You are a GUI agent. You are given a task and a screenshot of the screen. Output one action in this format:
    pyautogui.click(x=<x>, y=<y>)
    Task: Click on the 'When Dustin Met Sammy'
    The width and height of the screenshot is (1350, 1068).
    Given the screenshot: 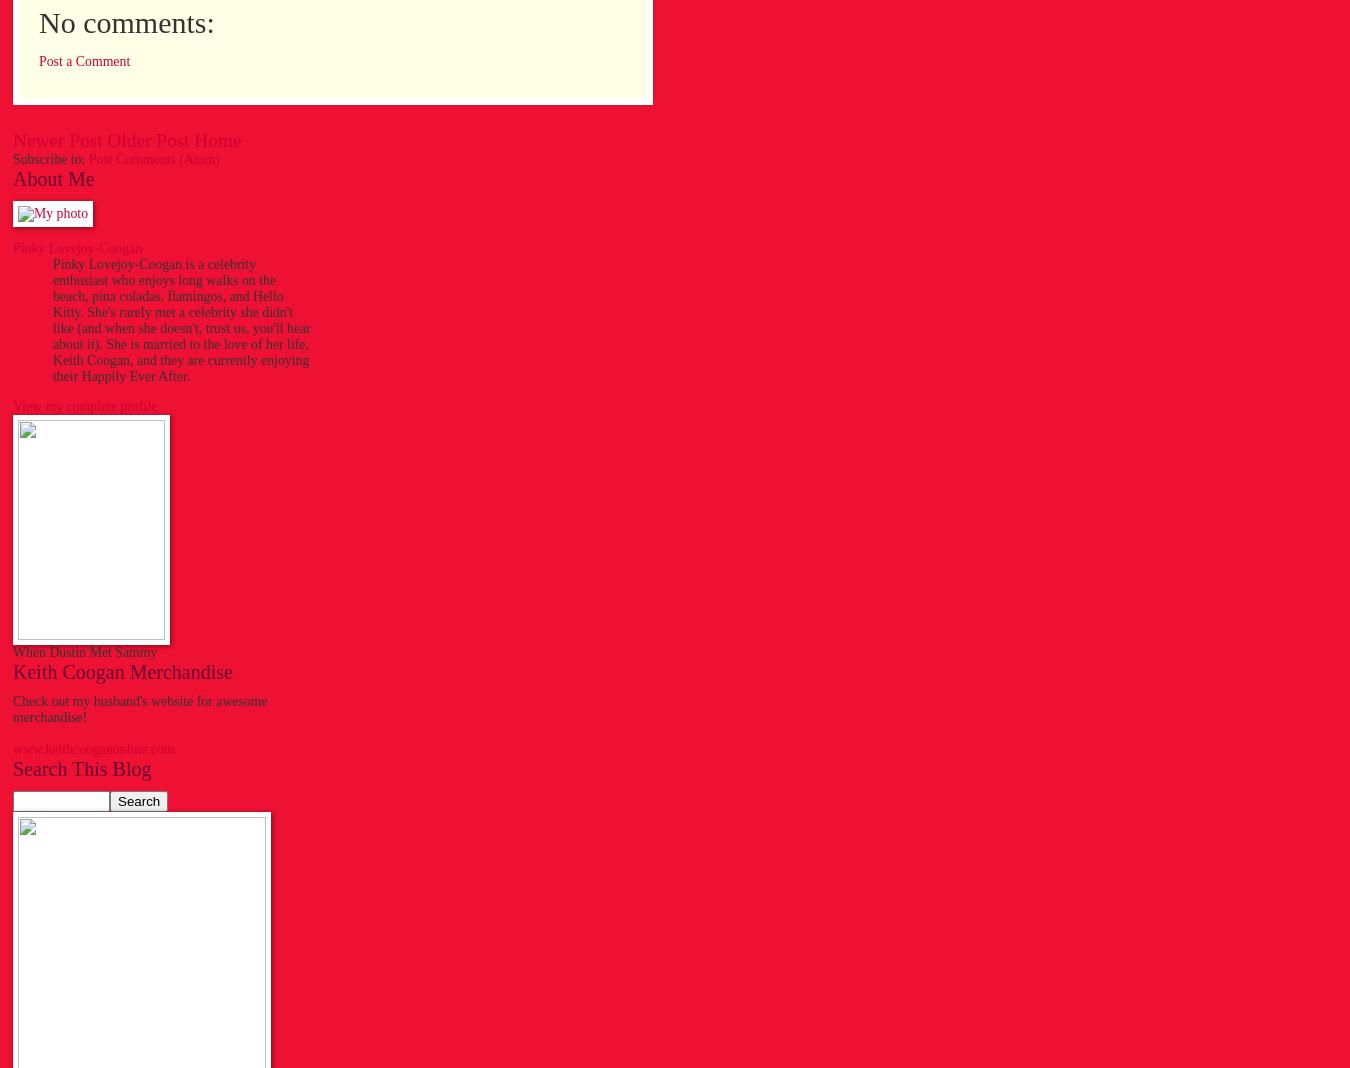 What is the action you would take?
    pyautogui.click(x=84, y=650)
    